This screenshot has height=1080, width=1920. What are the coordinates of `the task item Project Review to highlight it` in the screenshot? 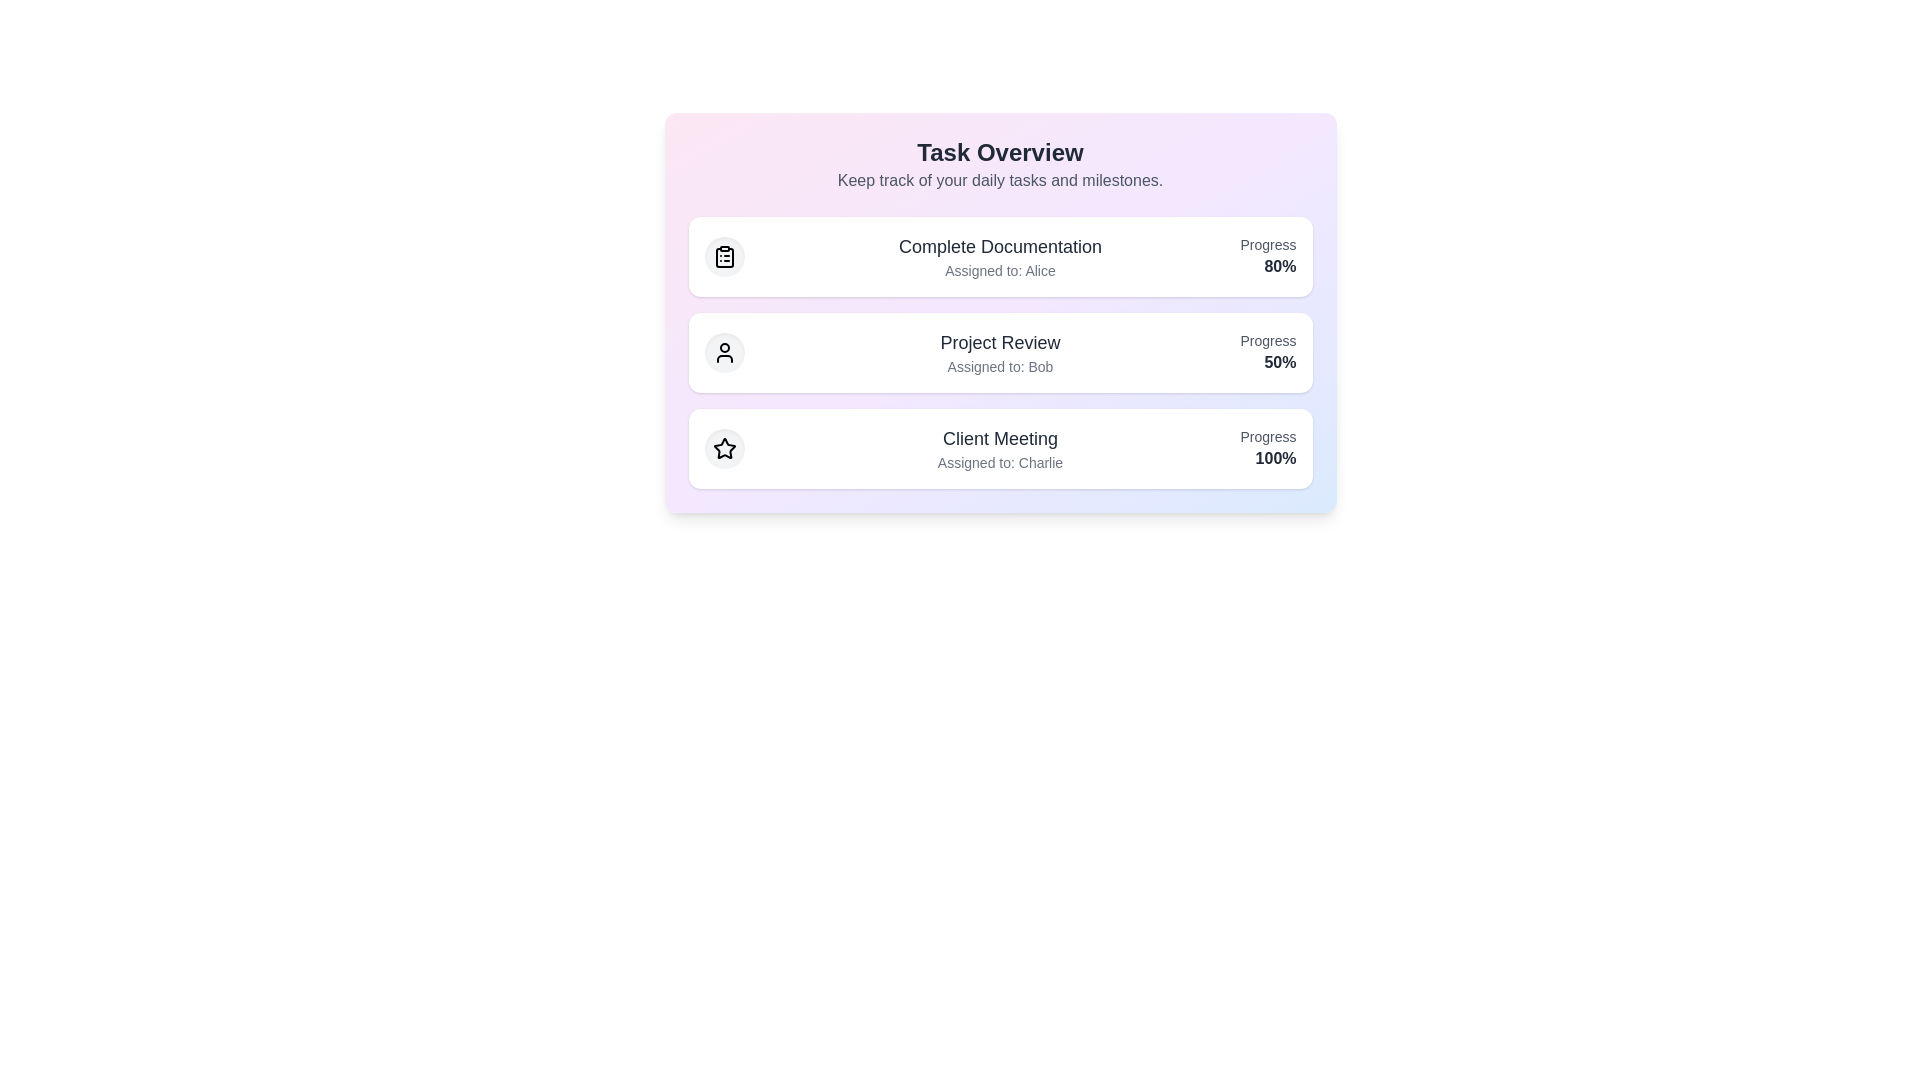 It's located at (1000, 352).